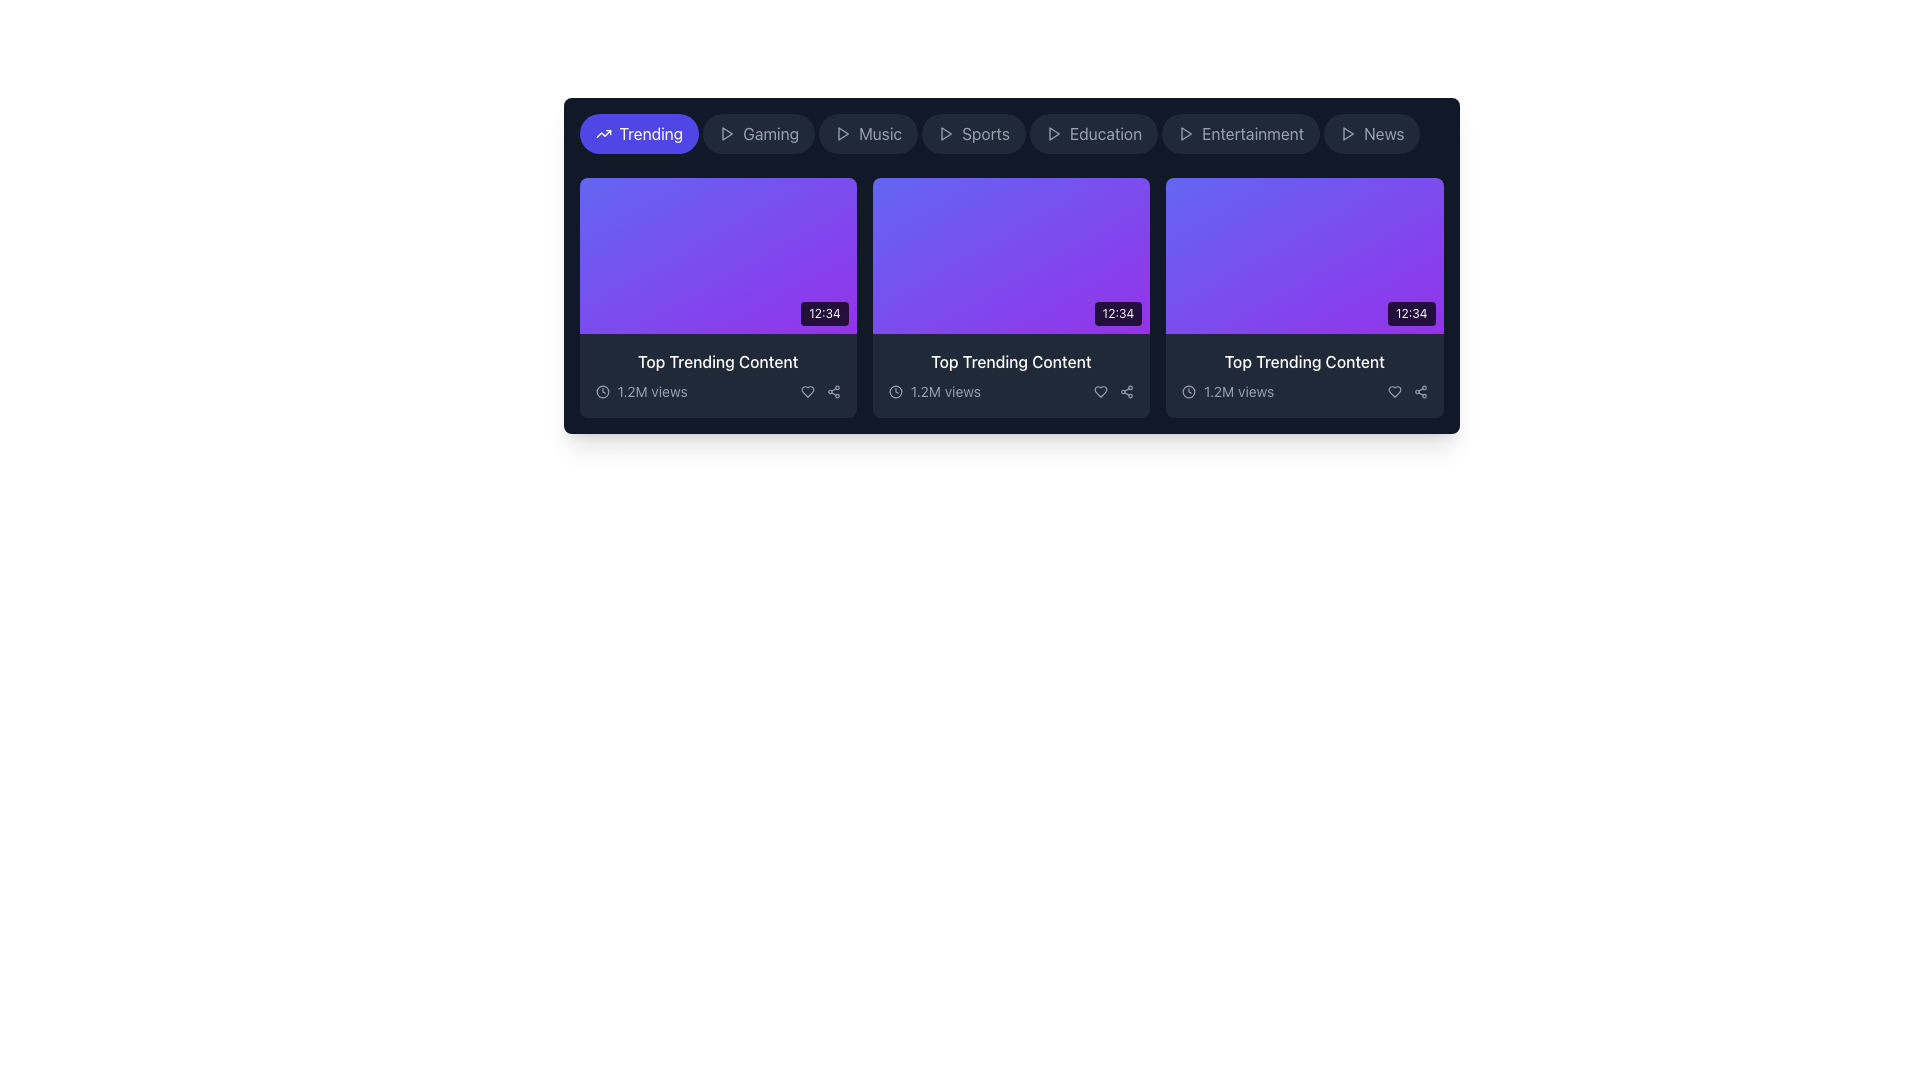 This screenshot has height=1080, width=1920. Describe the element at coordinates (1100, 391) in the screenshot. I see `the icon-shaped heart button located in the bottom-right section of the card layout` at that location.